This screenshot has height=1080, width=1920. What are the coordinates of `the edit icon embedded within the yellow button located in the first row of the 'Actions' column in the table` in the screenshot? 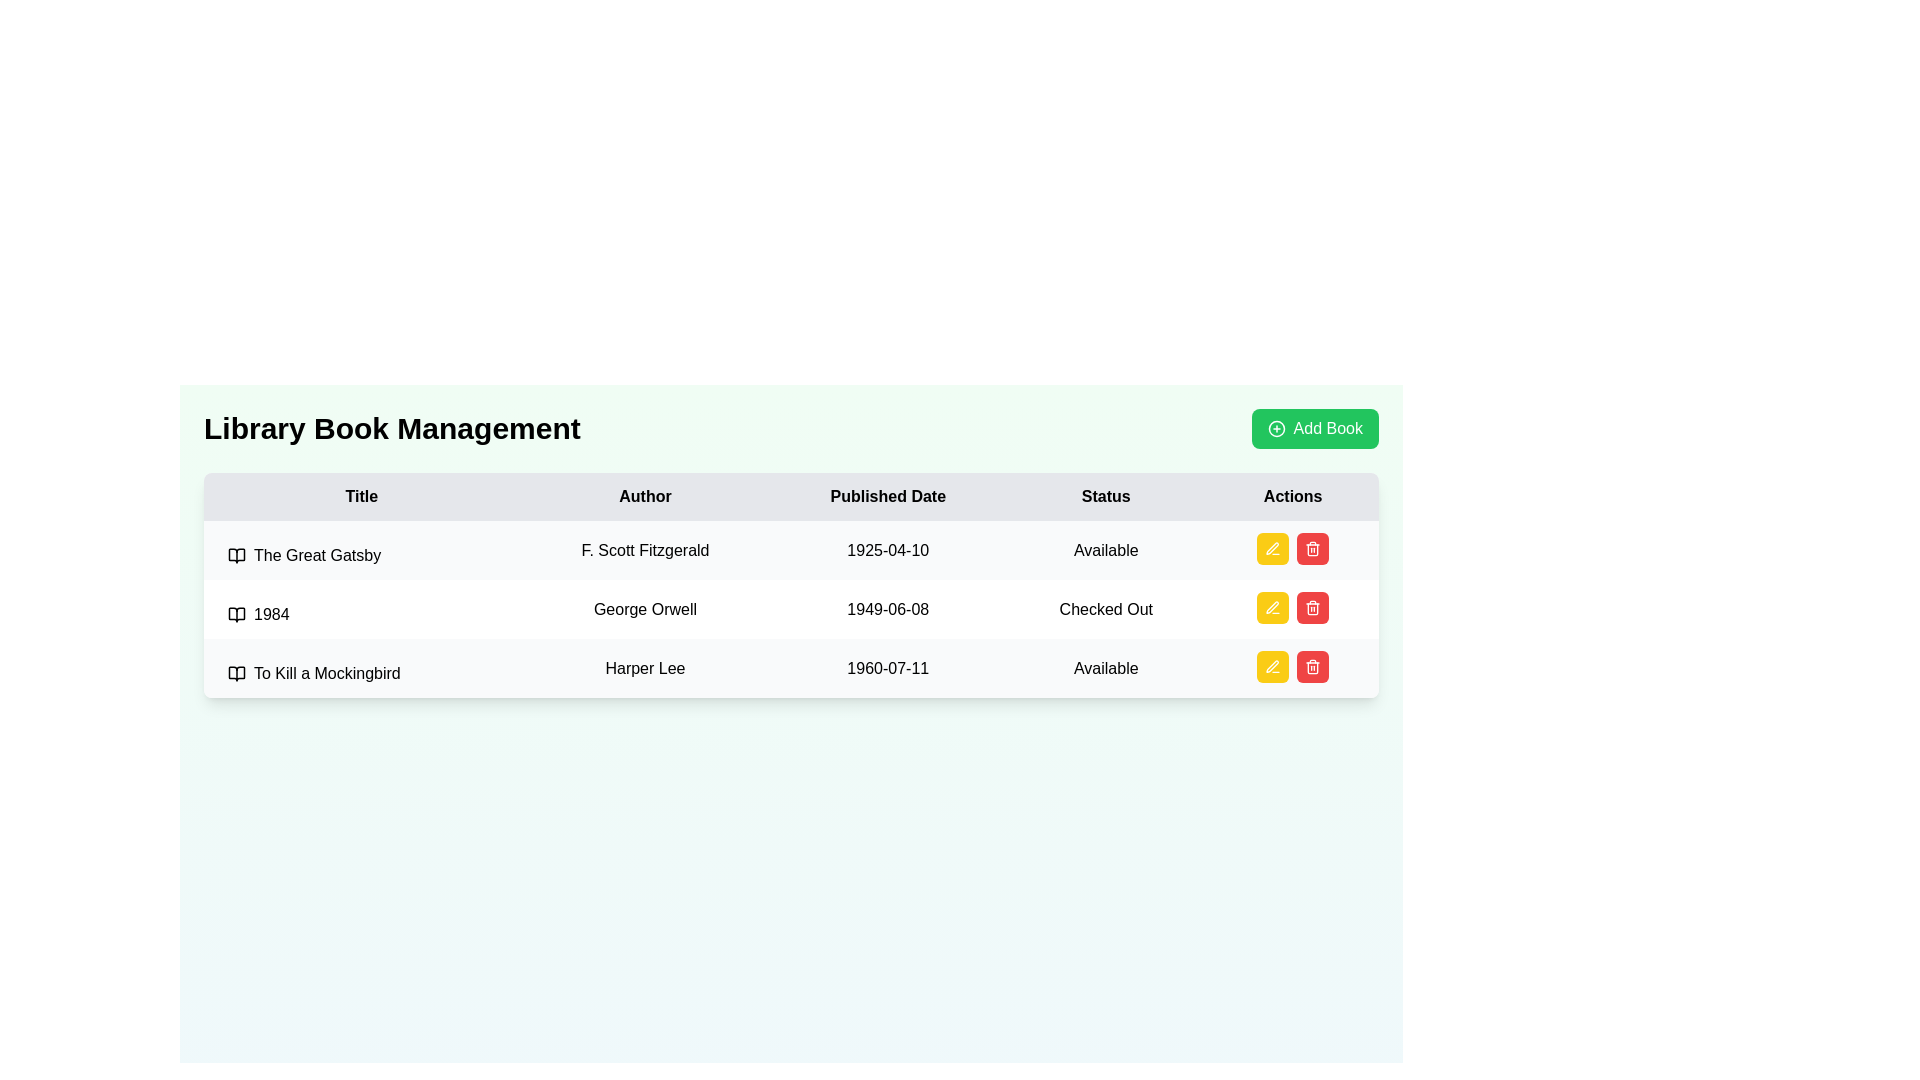 It's located at (1272, 548).